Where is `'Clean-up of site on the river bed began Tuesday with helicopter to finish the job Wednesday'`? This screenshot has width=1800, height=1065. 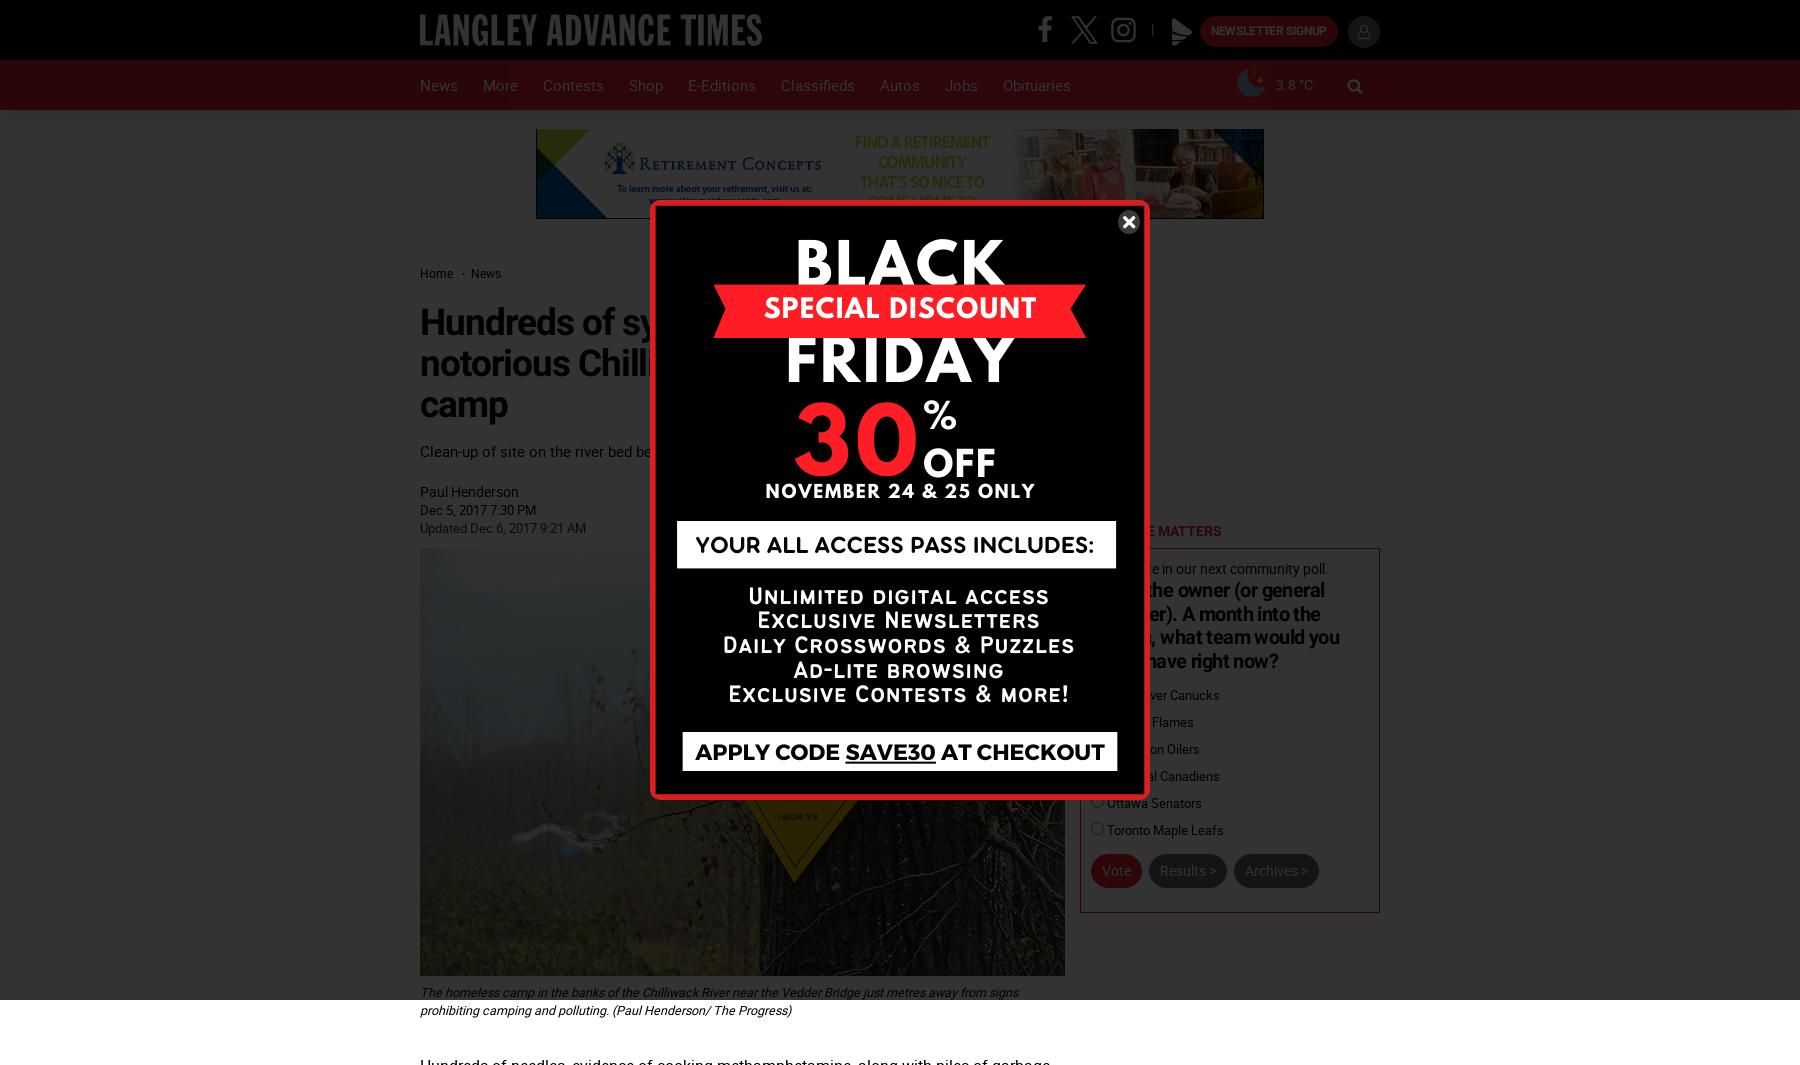 'Clean-up of site on the river bed began Tuesday with helicopter to finish the job Wednesday' is located at coordinates (419, 450).